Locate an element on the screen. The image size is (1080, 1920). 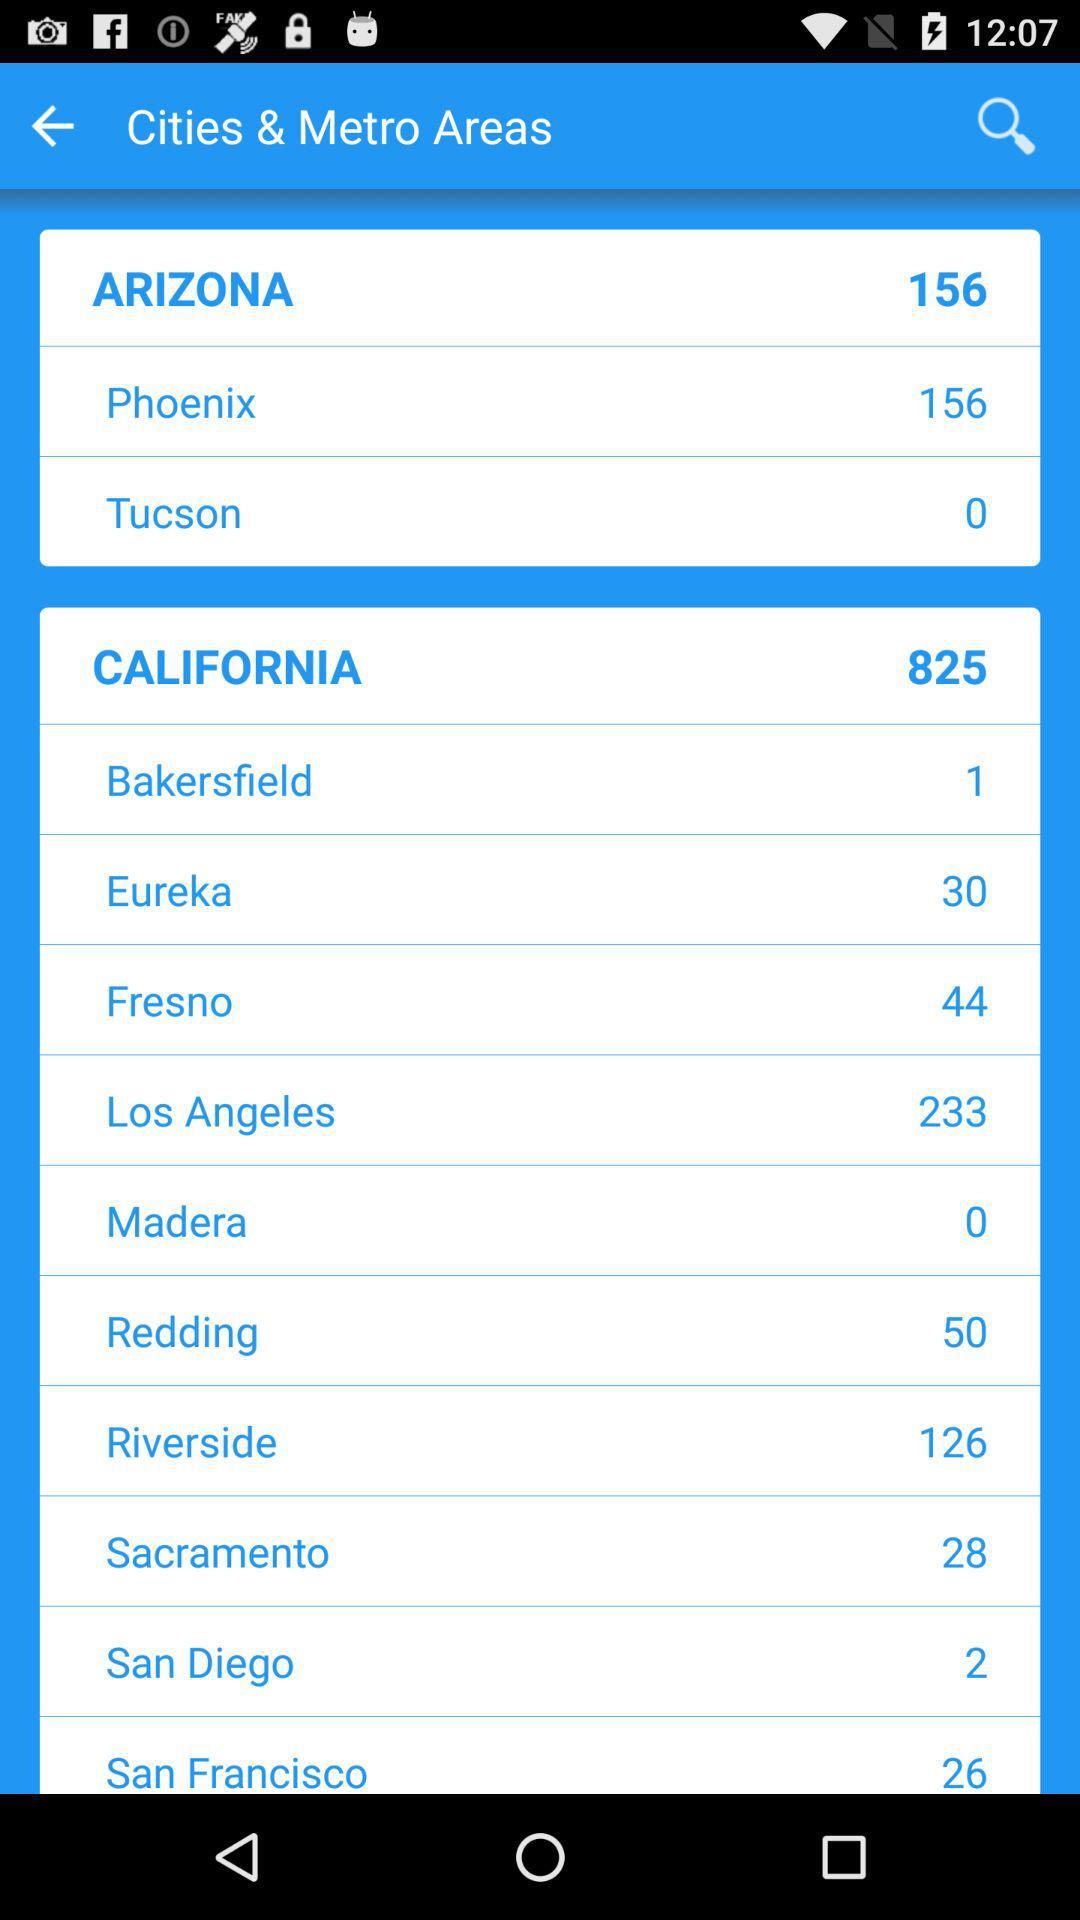
the item to the left of 44 icon is located at coordinates (414, 999).